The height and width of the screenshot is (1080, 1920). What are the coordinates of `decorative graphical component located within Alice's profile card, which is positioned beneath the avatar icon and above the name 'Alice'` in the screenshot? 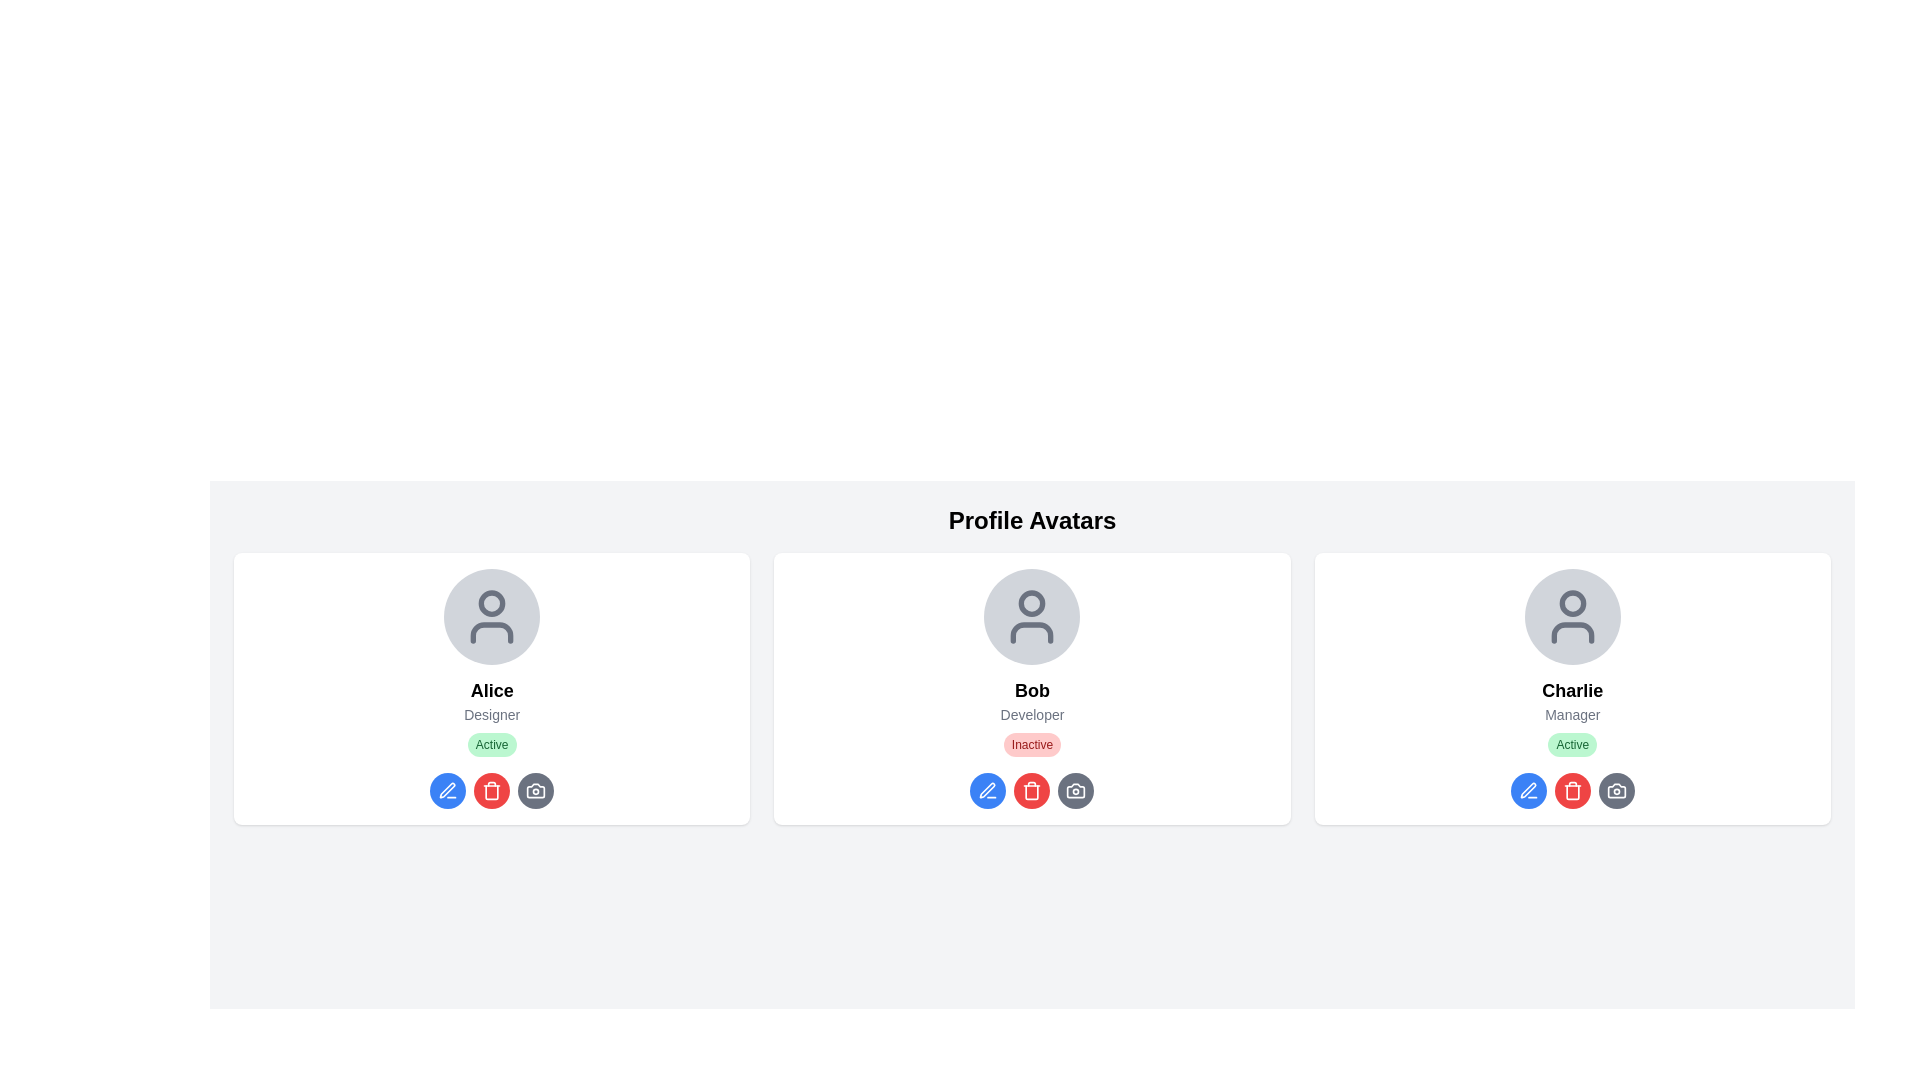 It's located at (492, 632).